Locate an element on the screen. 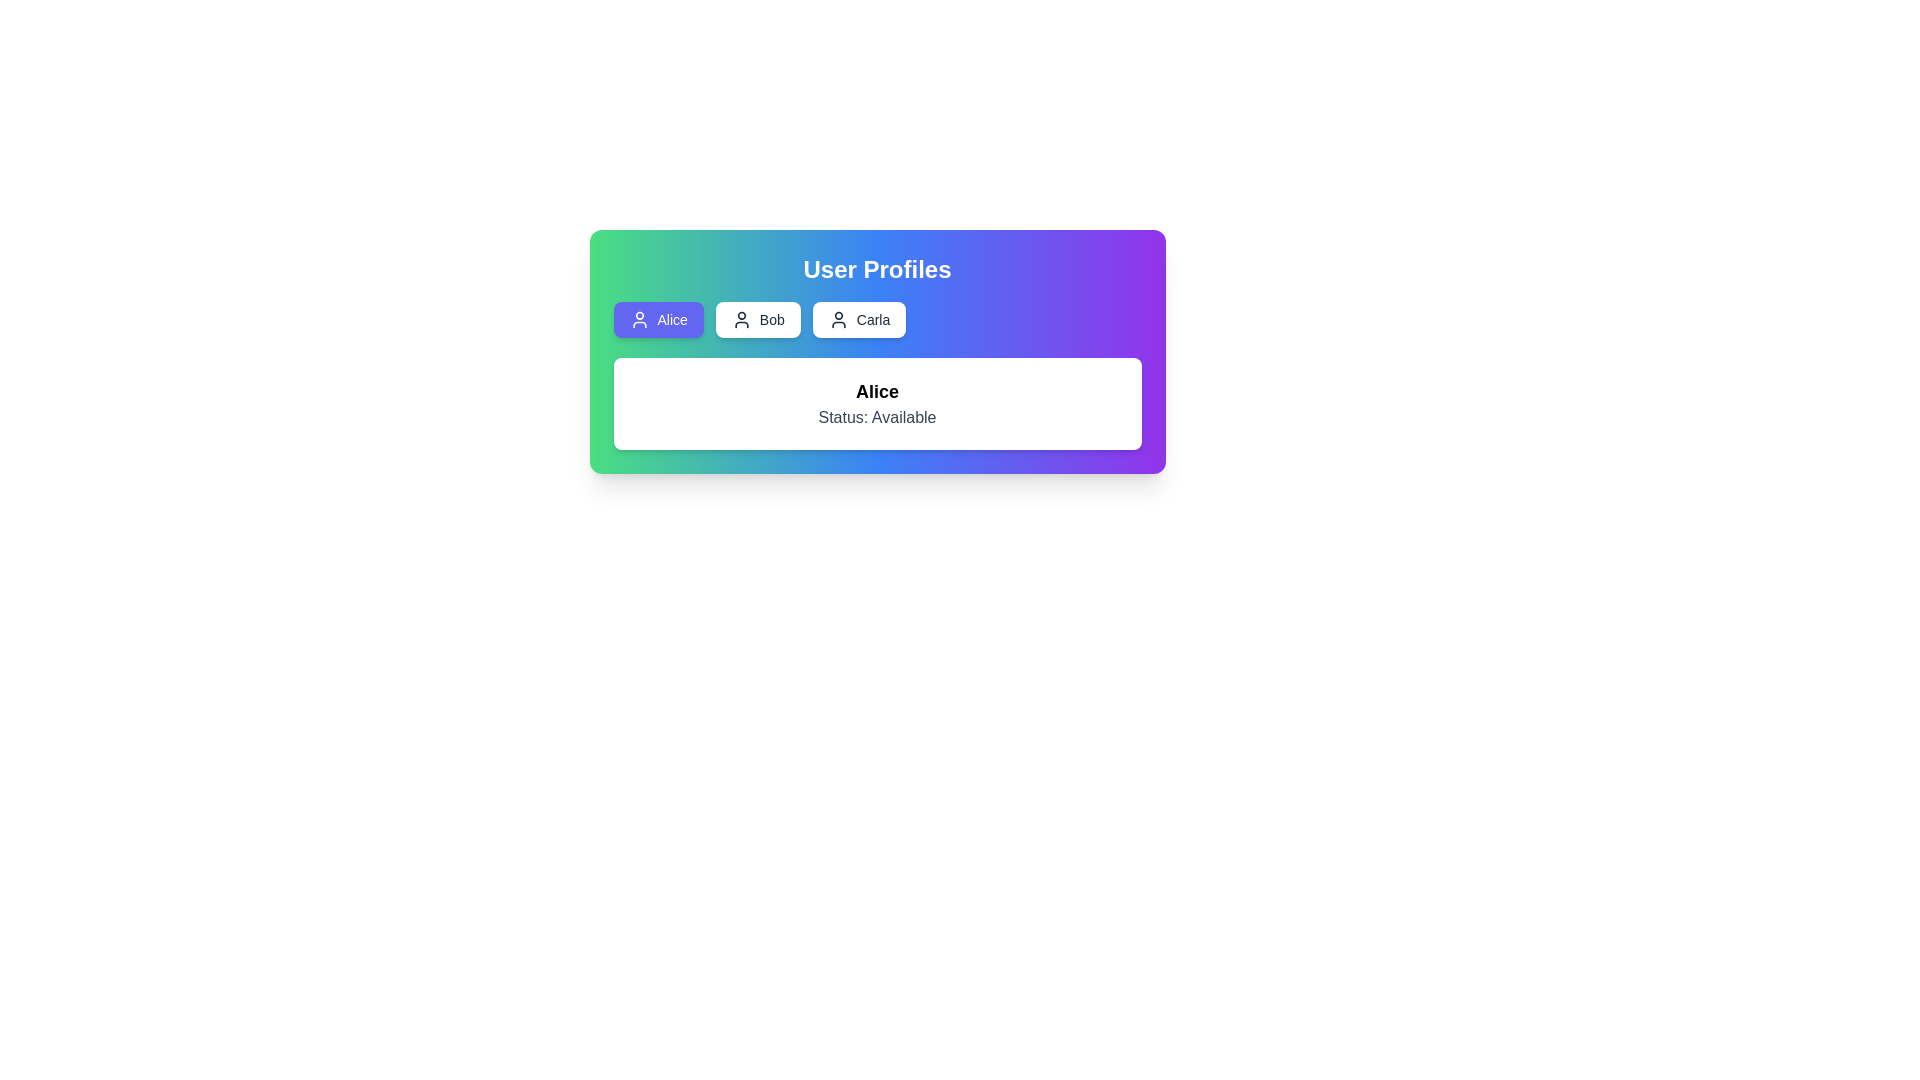 This screenshot has width=1920, height=1080. the user profile corresponding to Alice is located at coordinates (657, 319).